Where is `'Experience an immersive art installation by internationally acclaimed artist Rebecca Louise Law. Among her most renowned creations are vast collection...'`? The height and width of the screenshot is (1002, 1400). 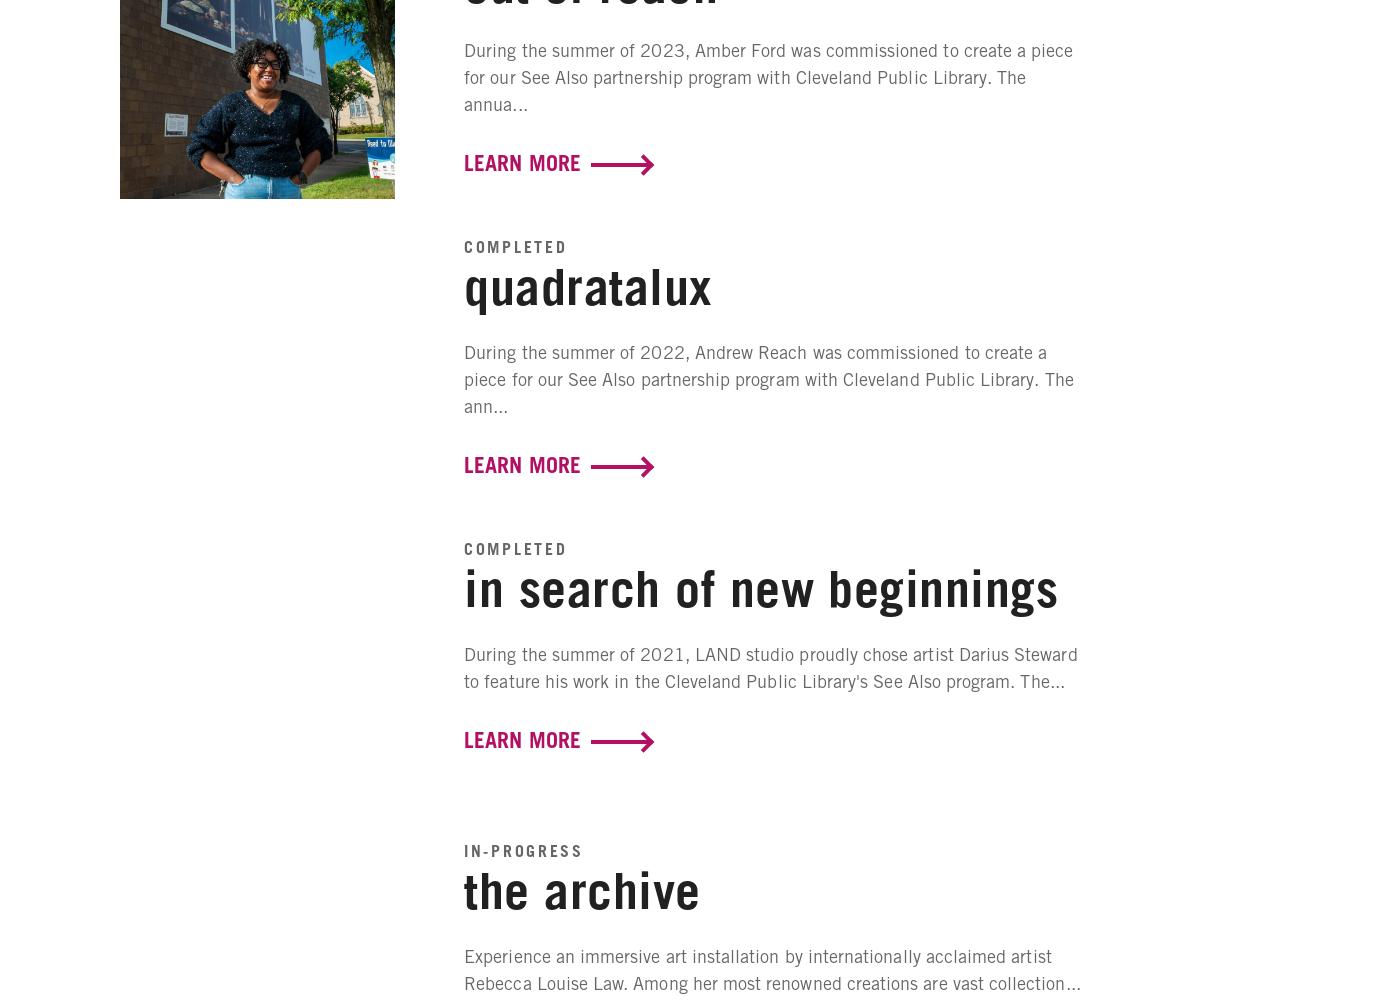
'Experience an immersive art installation by internationally acclaimed artist Rebecca Louise Law. Among her most renowned creations are vast collection...' is located at coordinates (771, 968).